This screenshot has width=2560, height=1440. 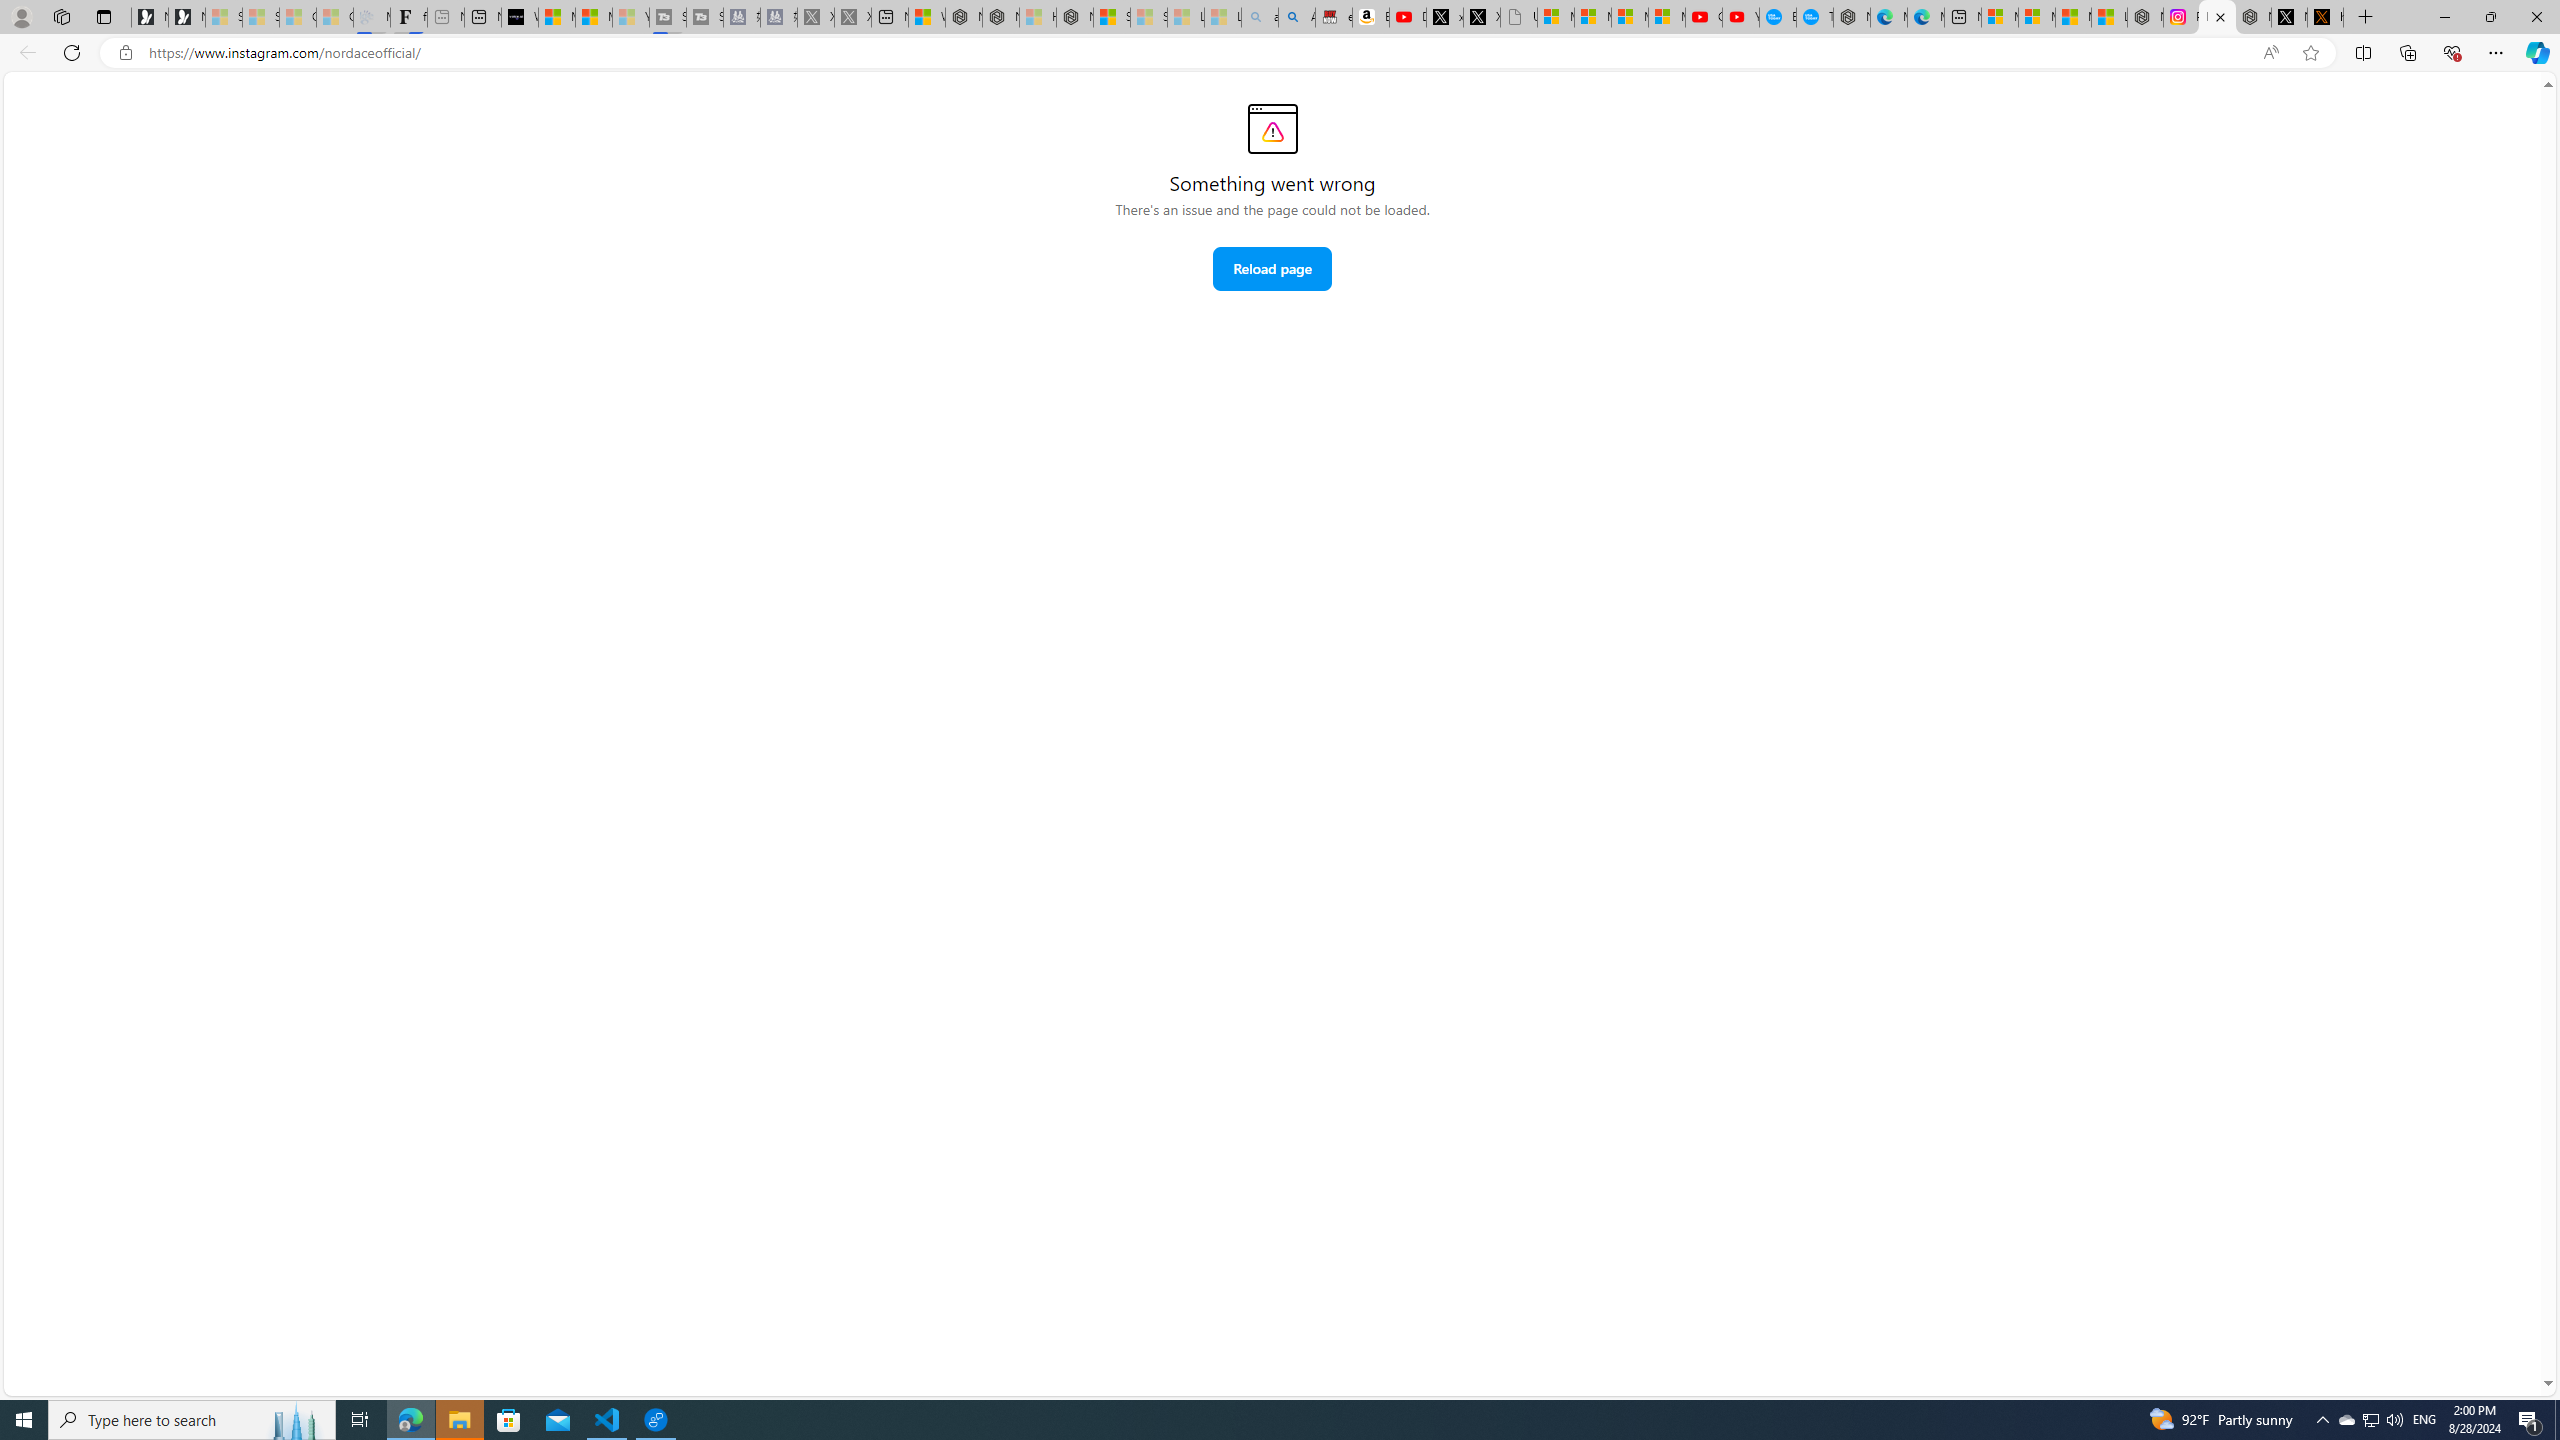 What do you see at coordinates (1271, 268) in the screenshot?
I see `'Reload page'` at bounding box center [1271, 268].